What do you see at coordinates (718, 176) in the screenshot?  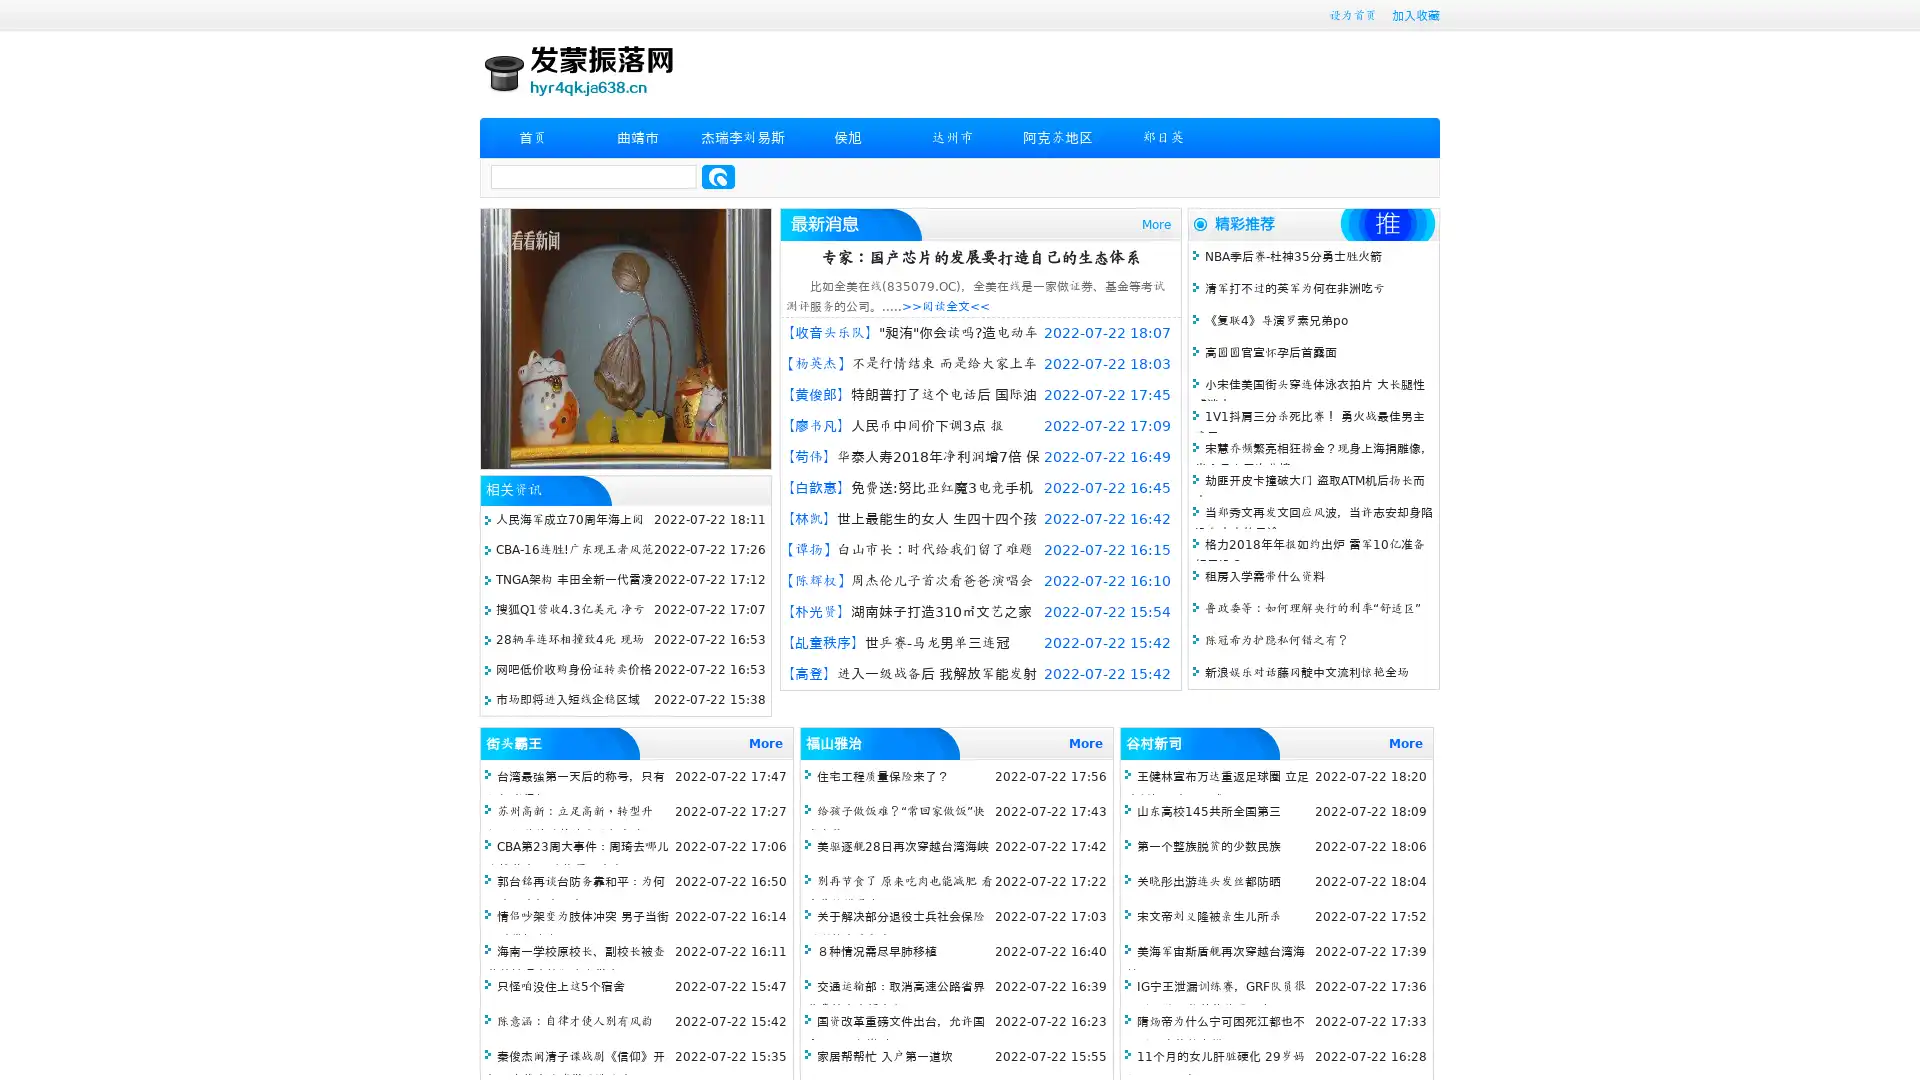 I see `Search` at bounding box center [718, 176].